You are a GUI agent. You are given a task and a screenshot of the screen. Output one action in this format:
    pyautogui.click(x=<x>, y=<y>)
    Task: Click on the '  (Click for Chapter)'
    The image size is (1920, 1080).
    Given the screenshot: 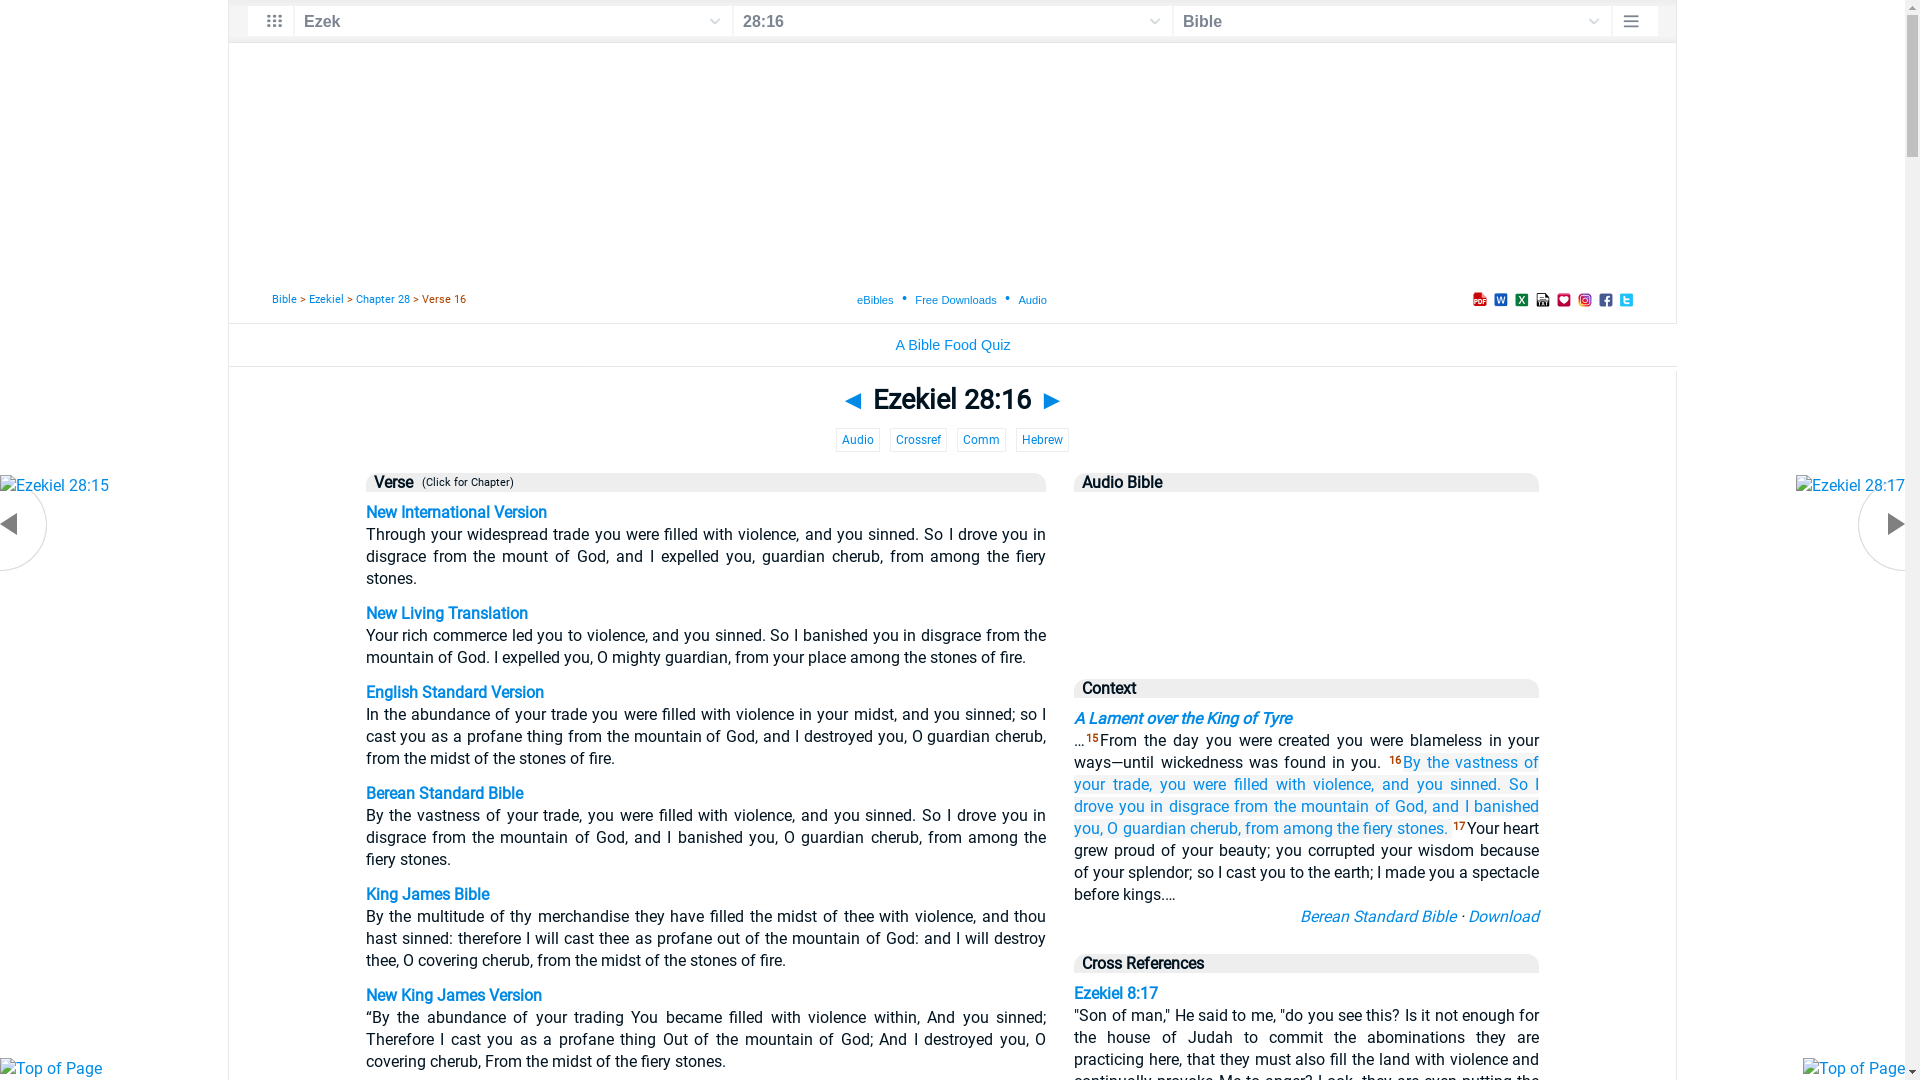 What is the action you would take?
    pyautogui.click(x=462, y=483)
    